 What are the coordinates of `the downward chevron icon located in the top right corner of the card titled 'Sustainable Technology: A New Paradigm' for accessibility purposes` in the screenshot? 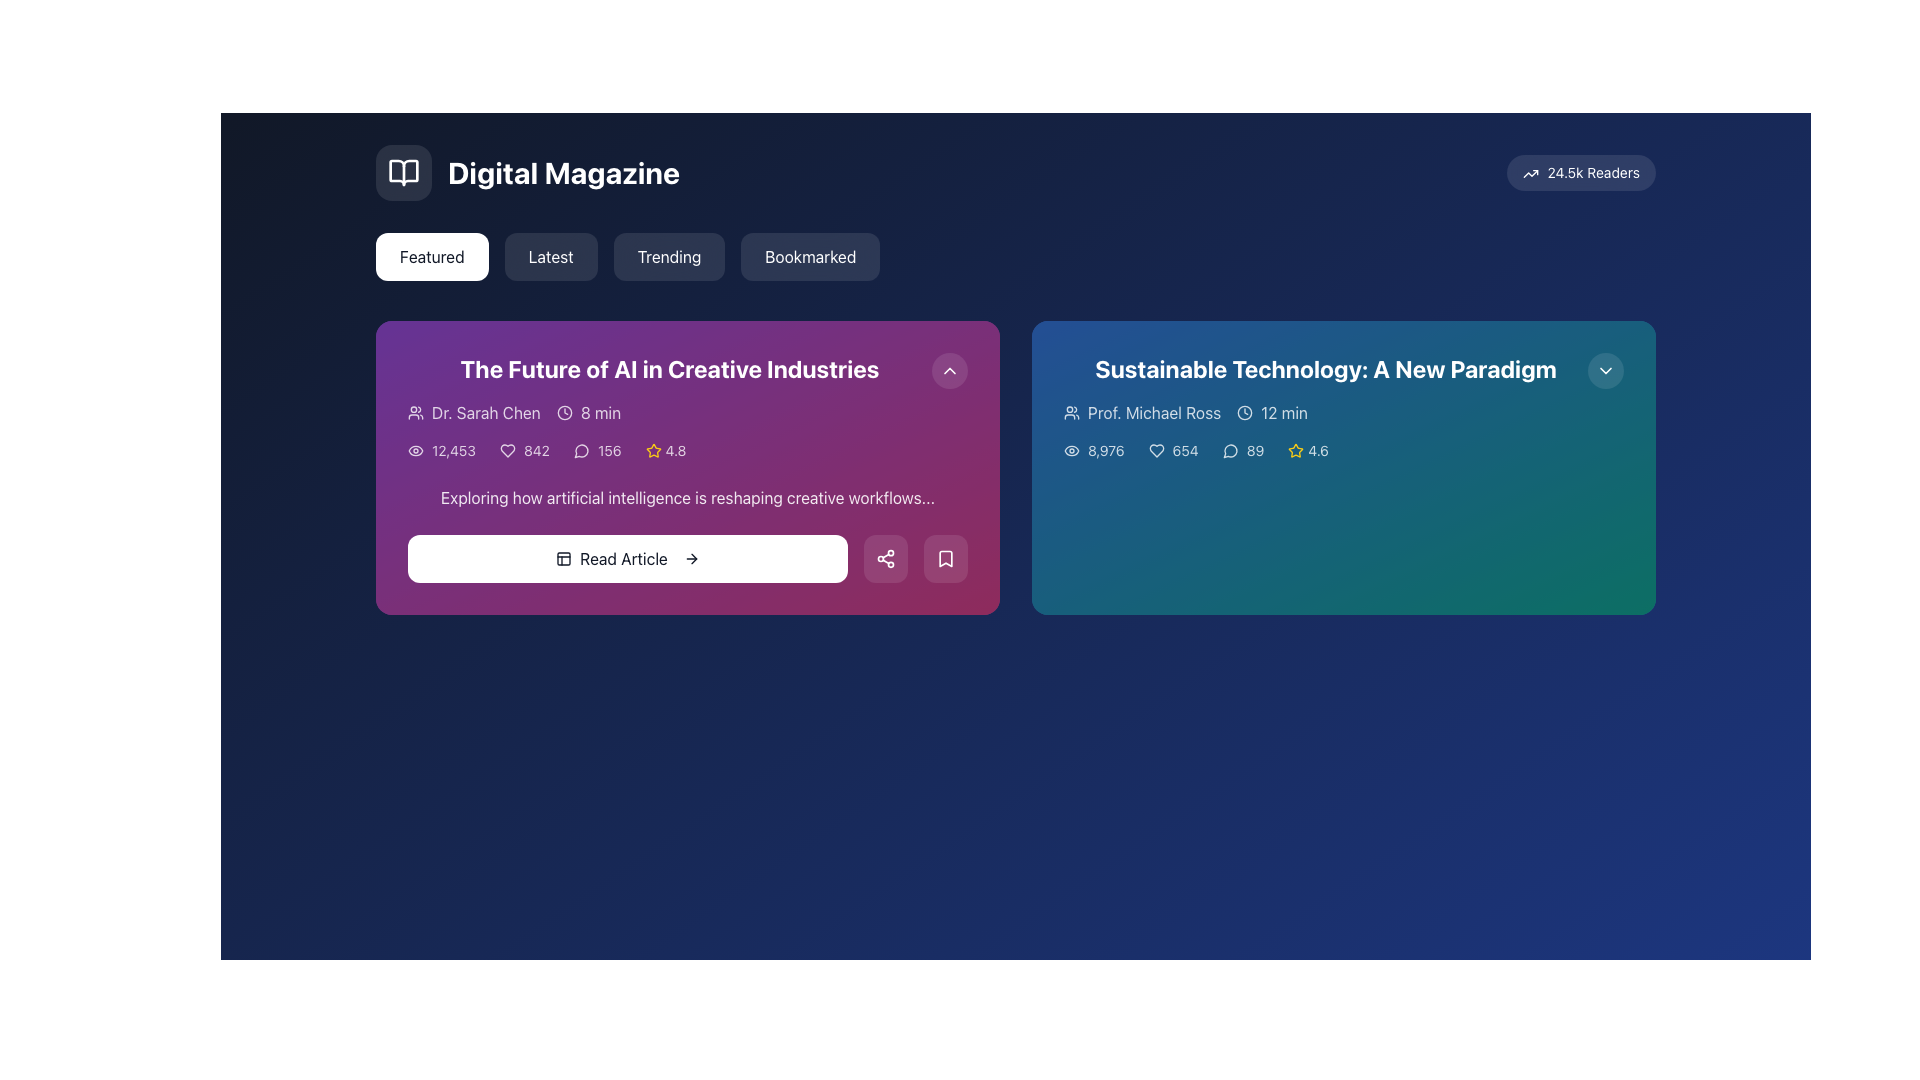 It's located at (1606, 370).